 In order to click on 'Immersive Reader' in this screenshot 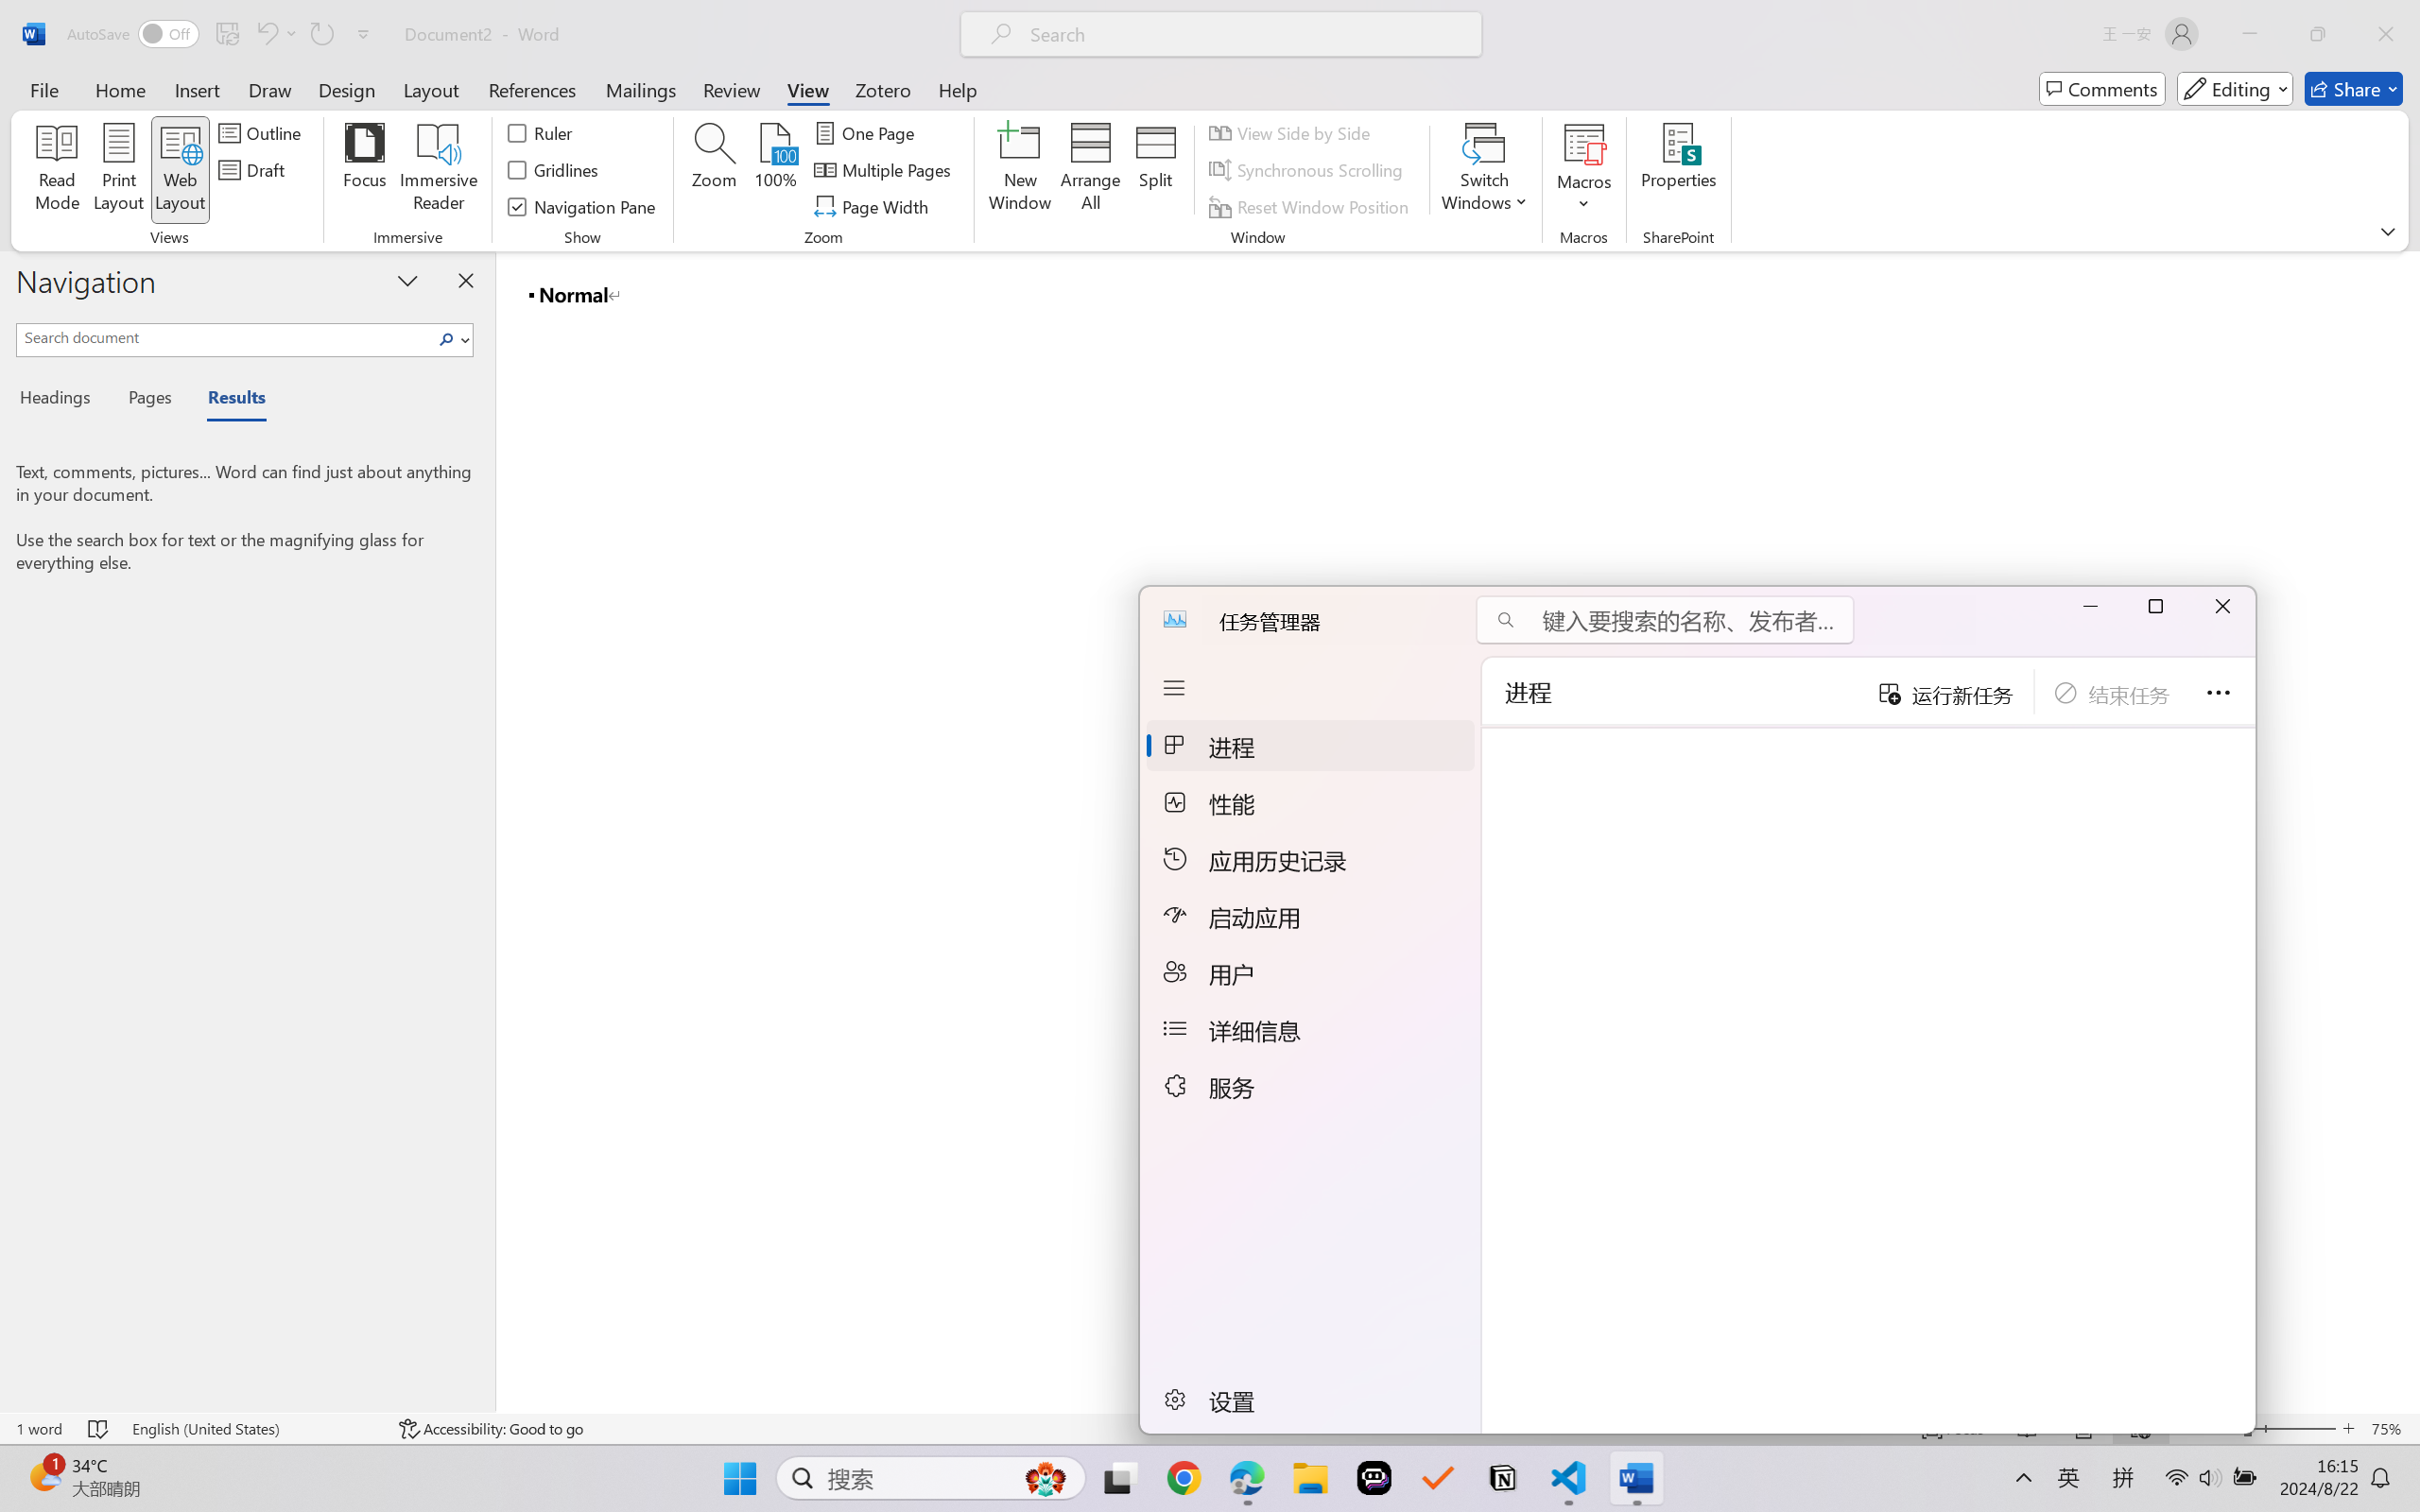, I will do `click(438, 170)`.